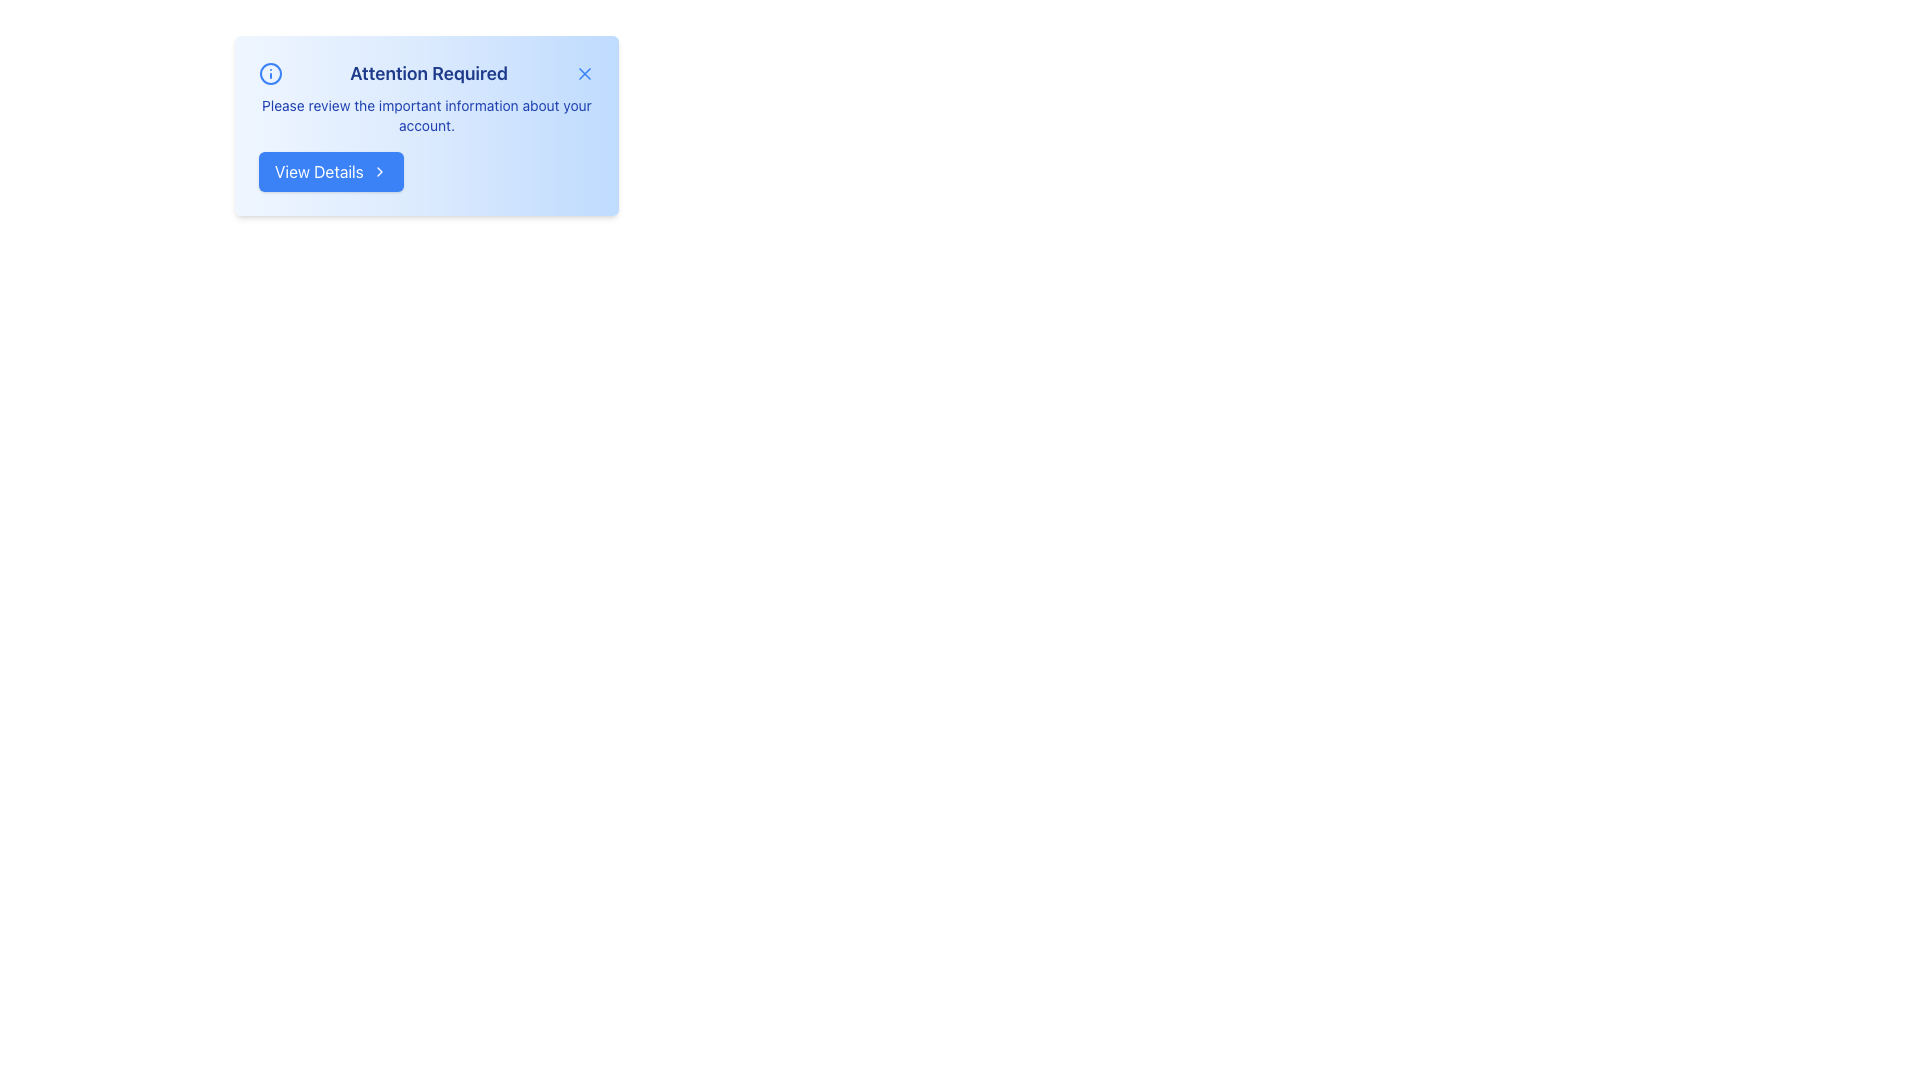 The image size is (1920, 1080). What do you see at coordinates (426, 115) in the screenshot?
I see `the informational text located below the title 'Attention Required', which provides instructions for the user to review their account's details` at bounding box center [426, 115].